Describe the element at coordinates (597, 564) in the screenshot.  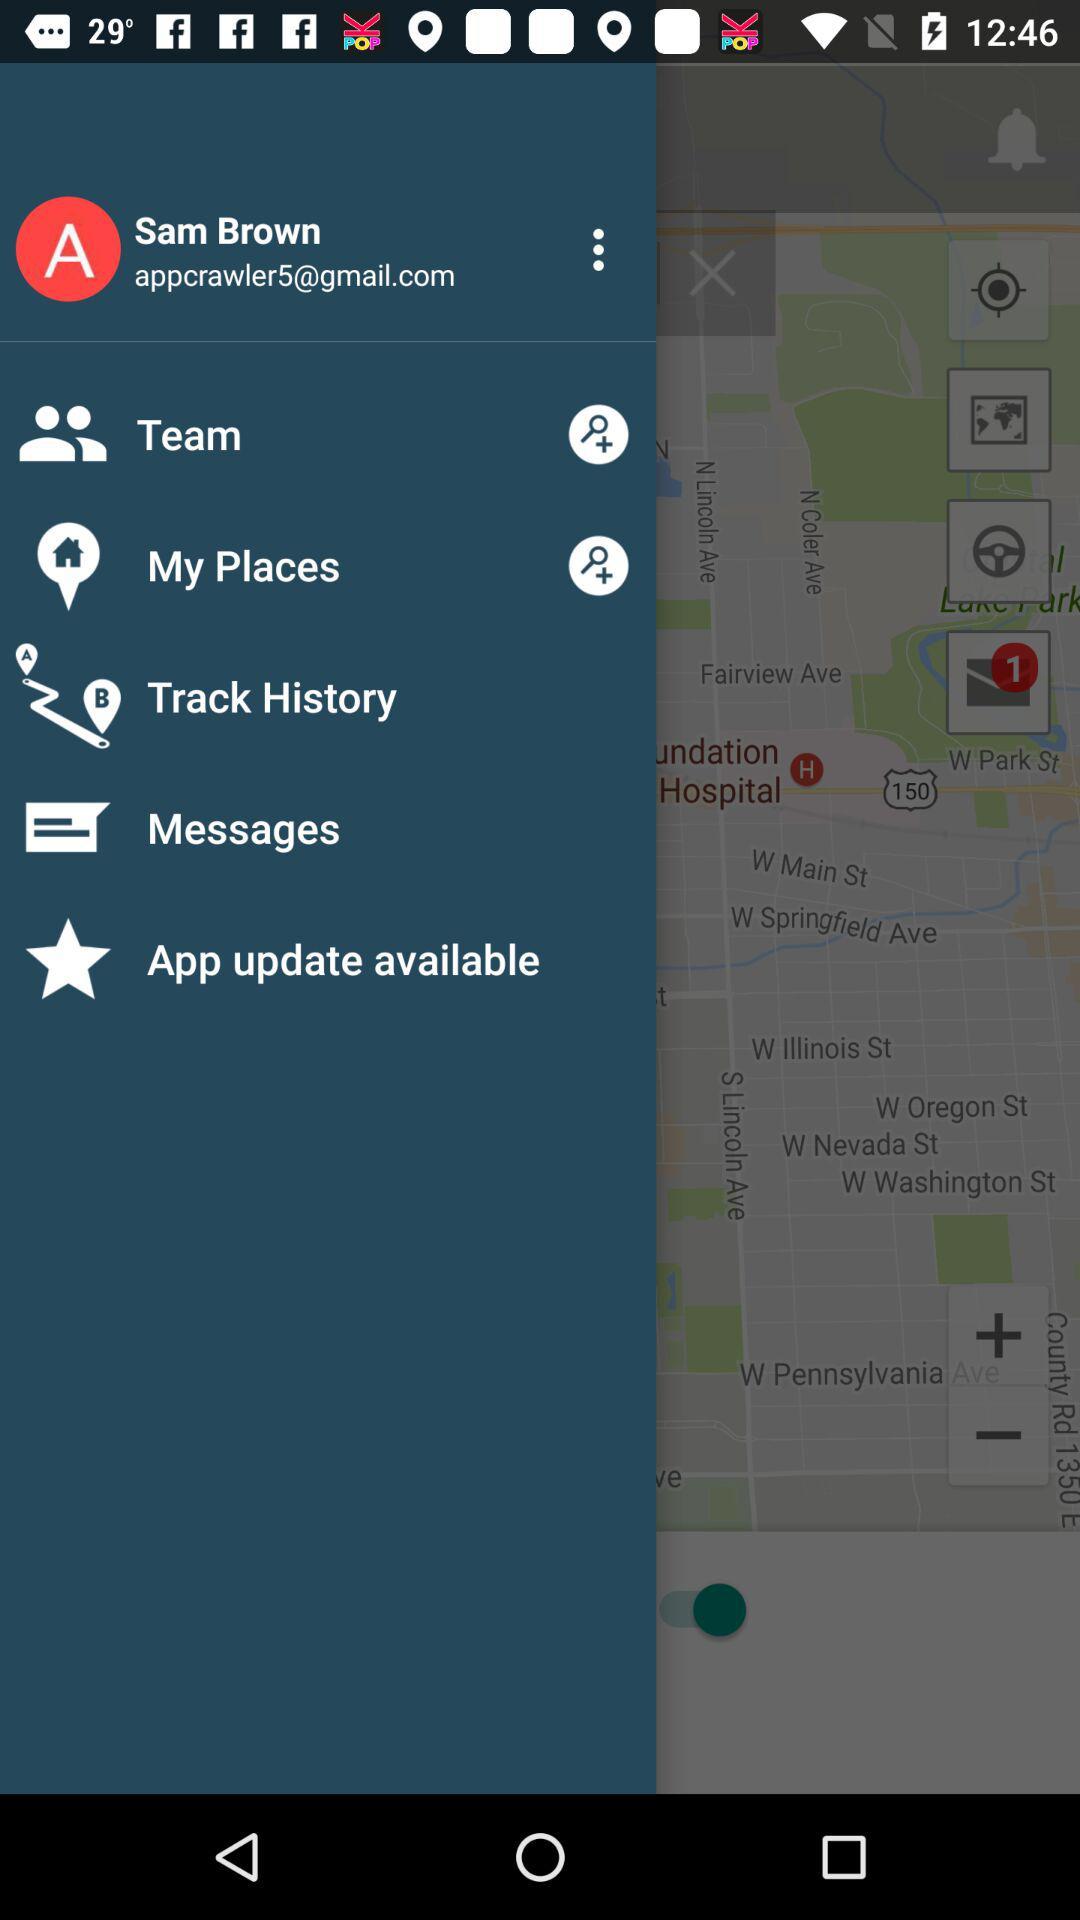
I see `the button on the right next to the button my places on the web page` at that location.